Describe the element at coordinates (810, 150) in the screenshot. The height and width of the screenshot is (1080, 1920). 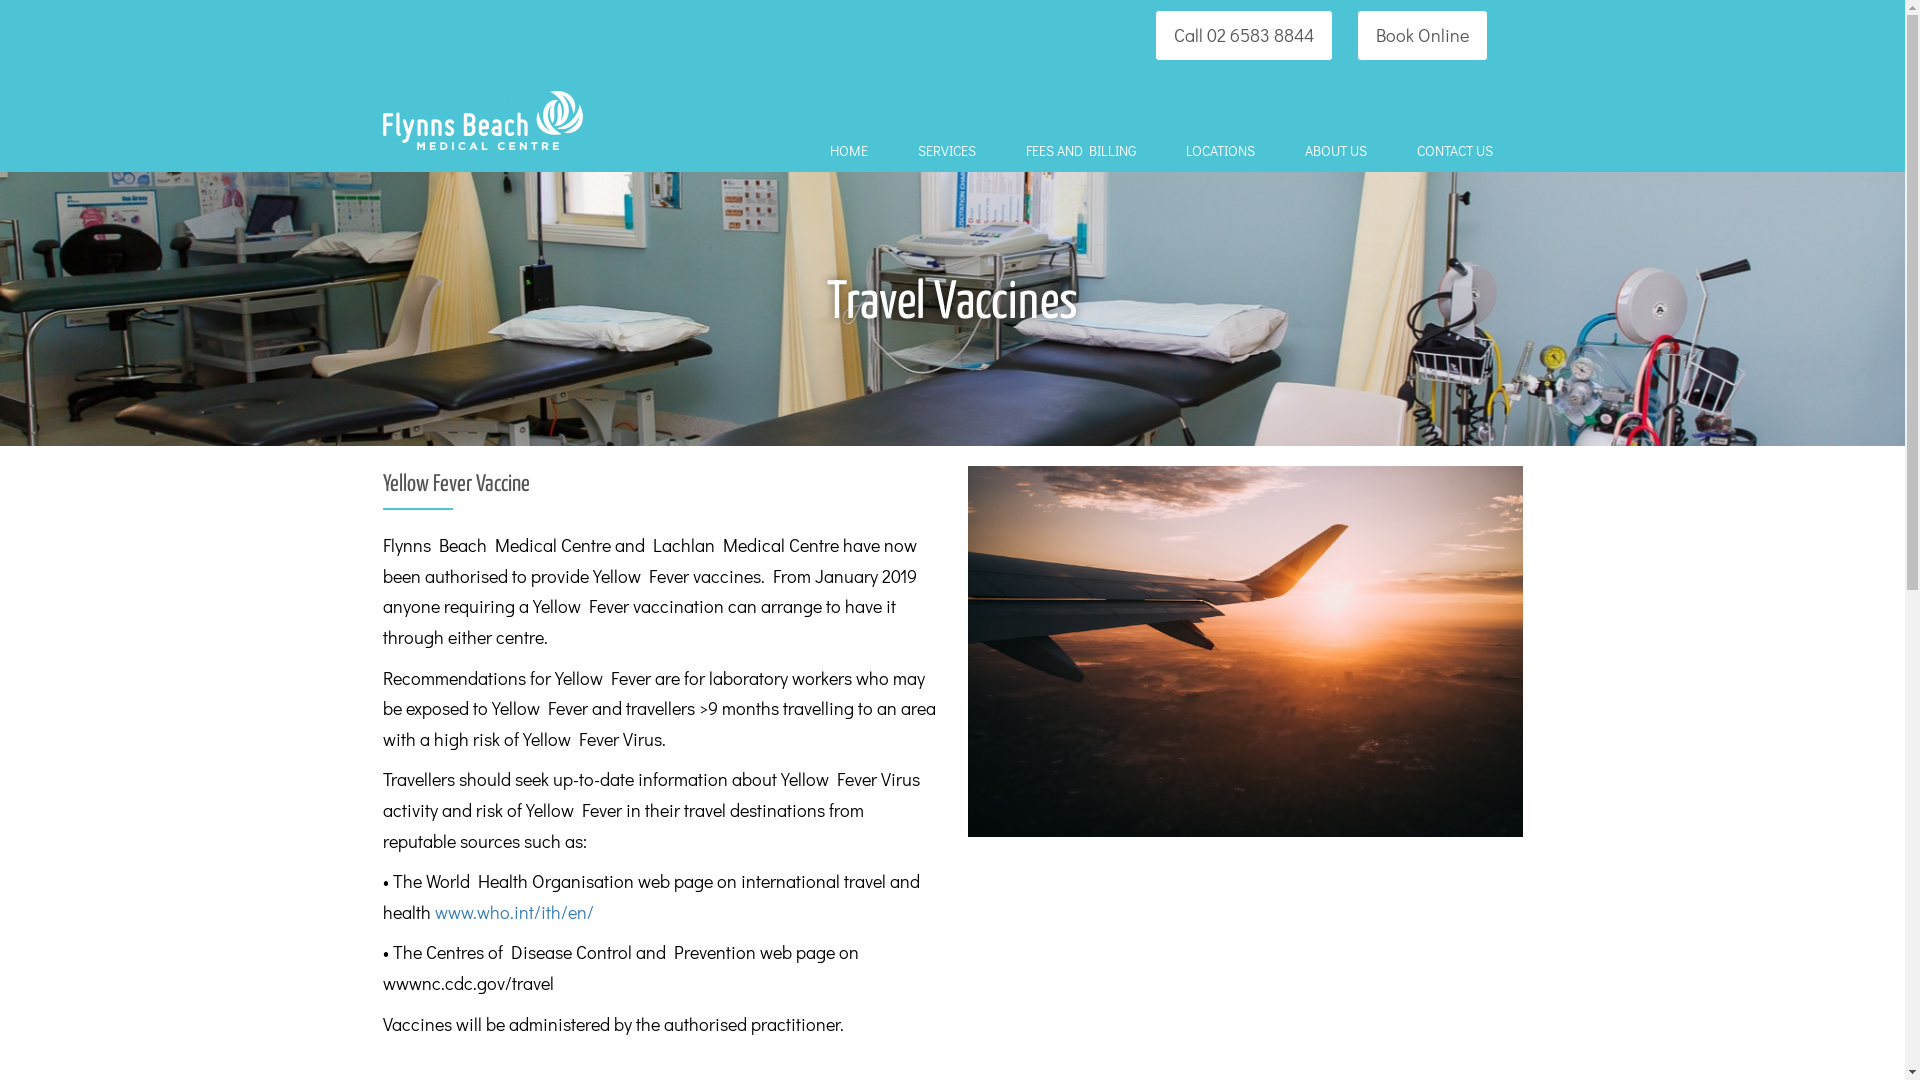
I see `'HOME'` at that location.